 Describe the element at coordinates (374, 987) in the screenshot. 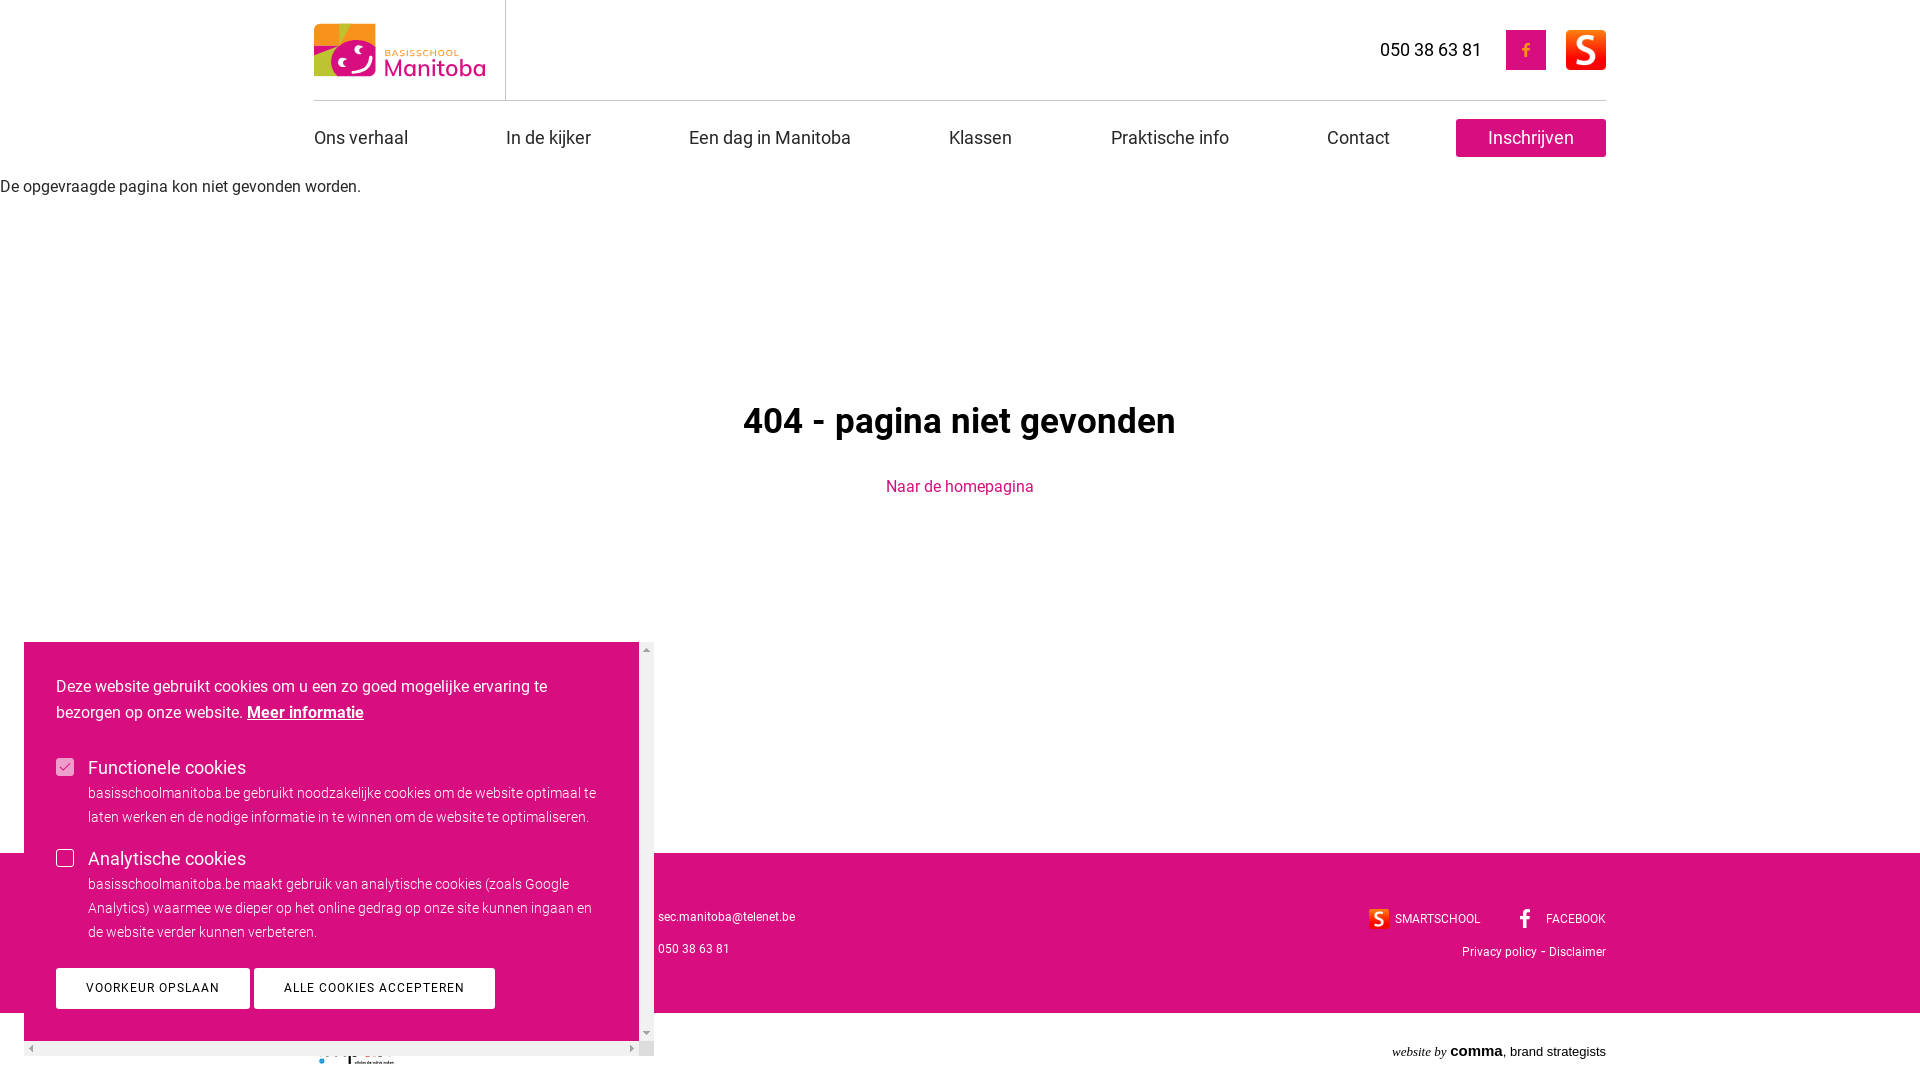

I see `'ALLE COOKIES ACCEPTEREN'` at that location.